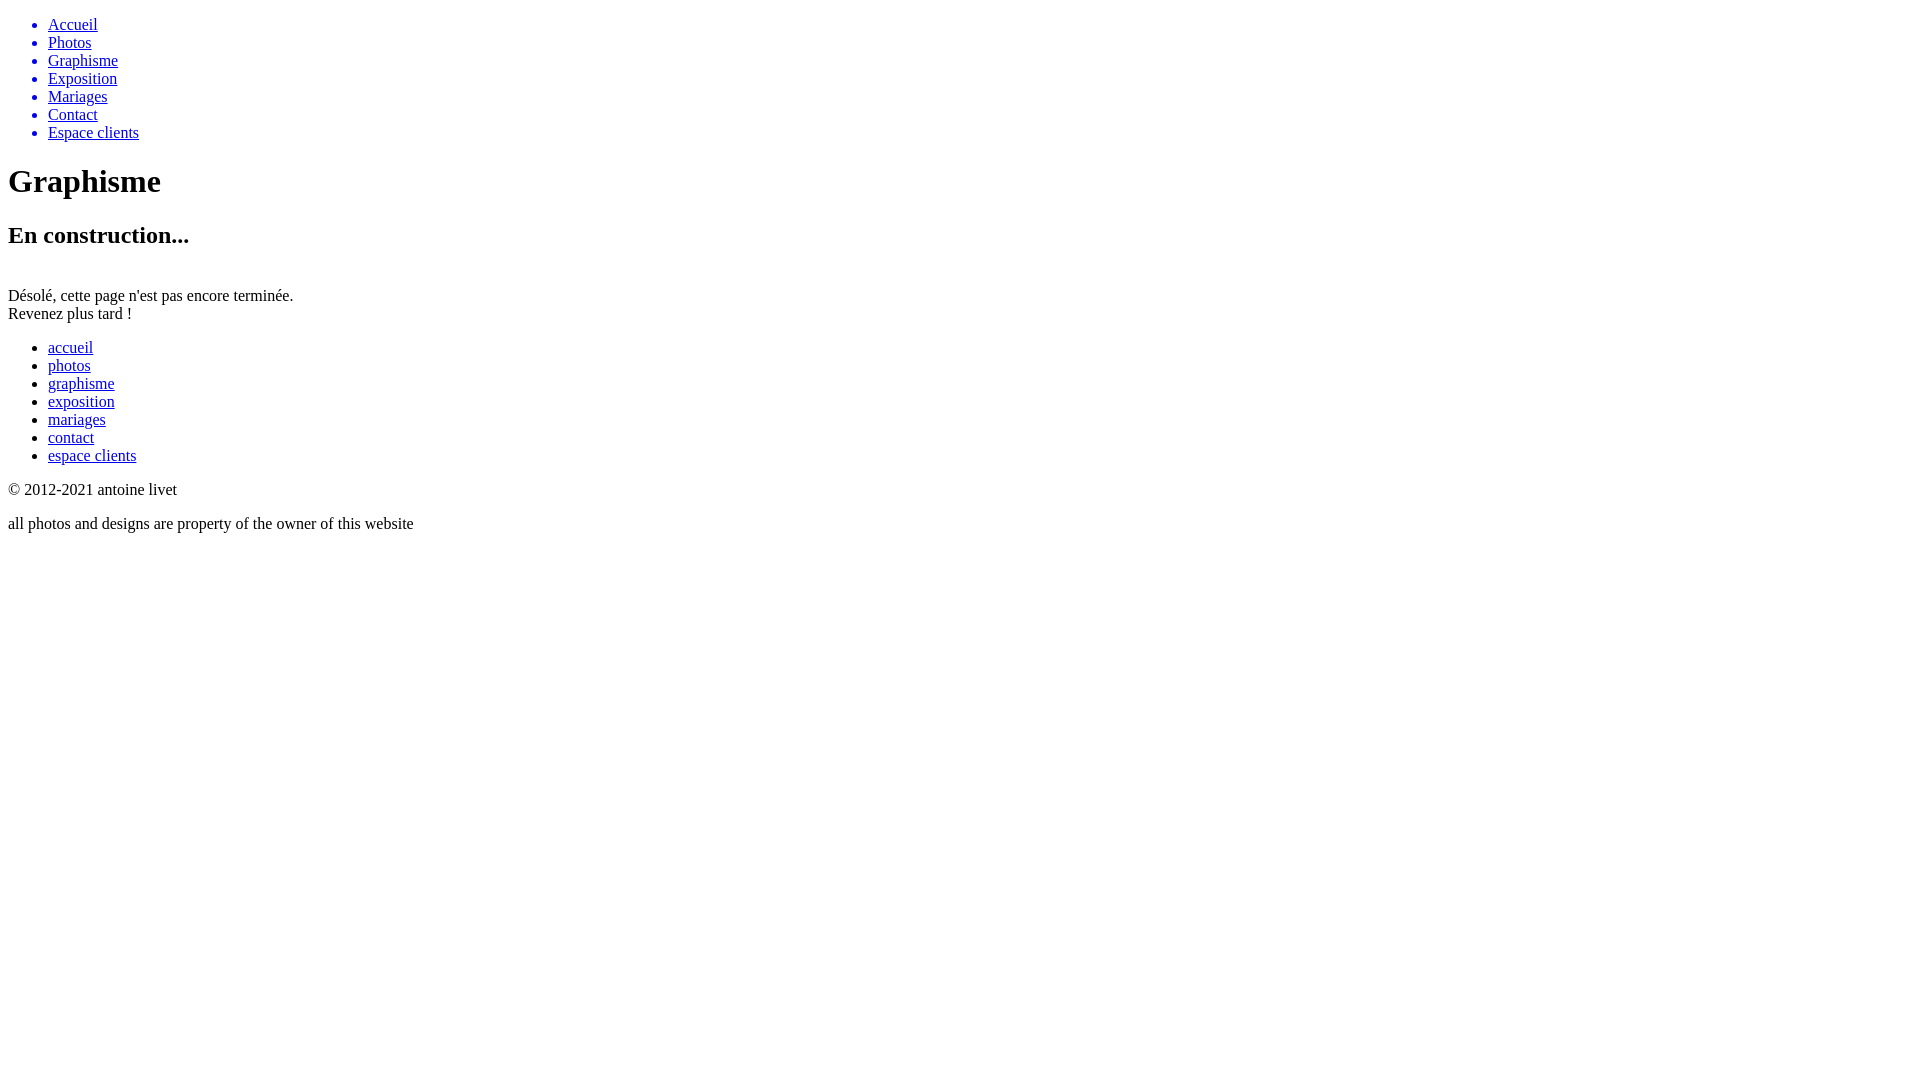  Describe the element at coordinates (76, 418) in the screenshot. I see `'mariages'` at that location.